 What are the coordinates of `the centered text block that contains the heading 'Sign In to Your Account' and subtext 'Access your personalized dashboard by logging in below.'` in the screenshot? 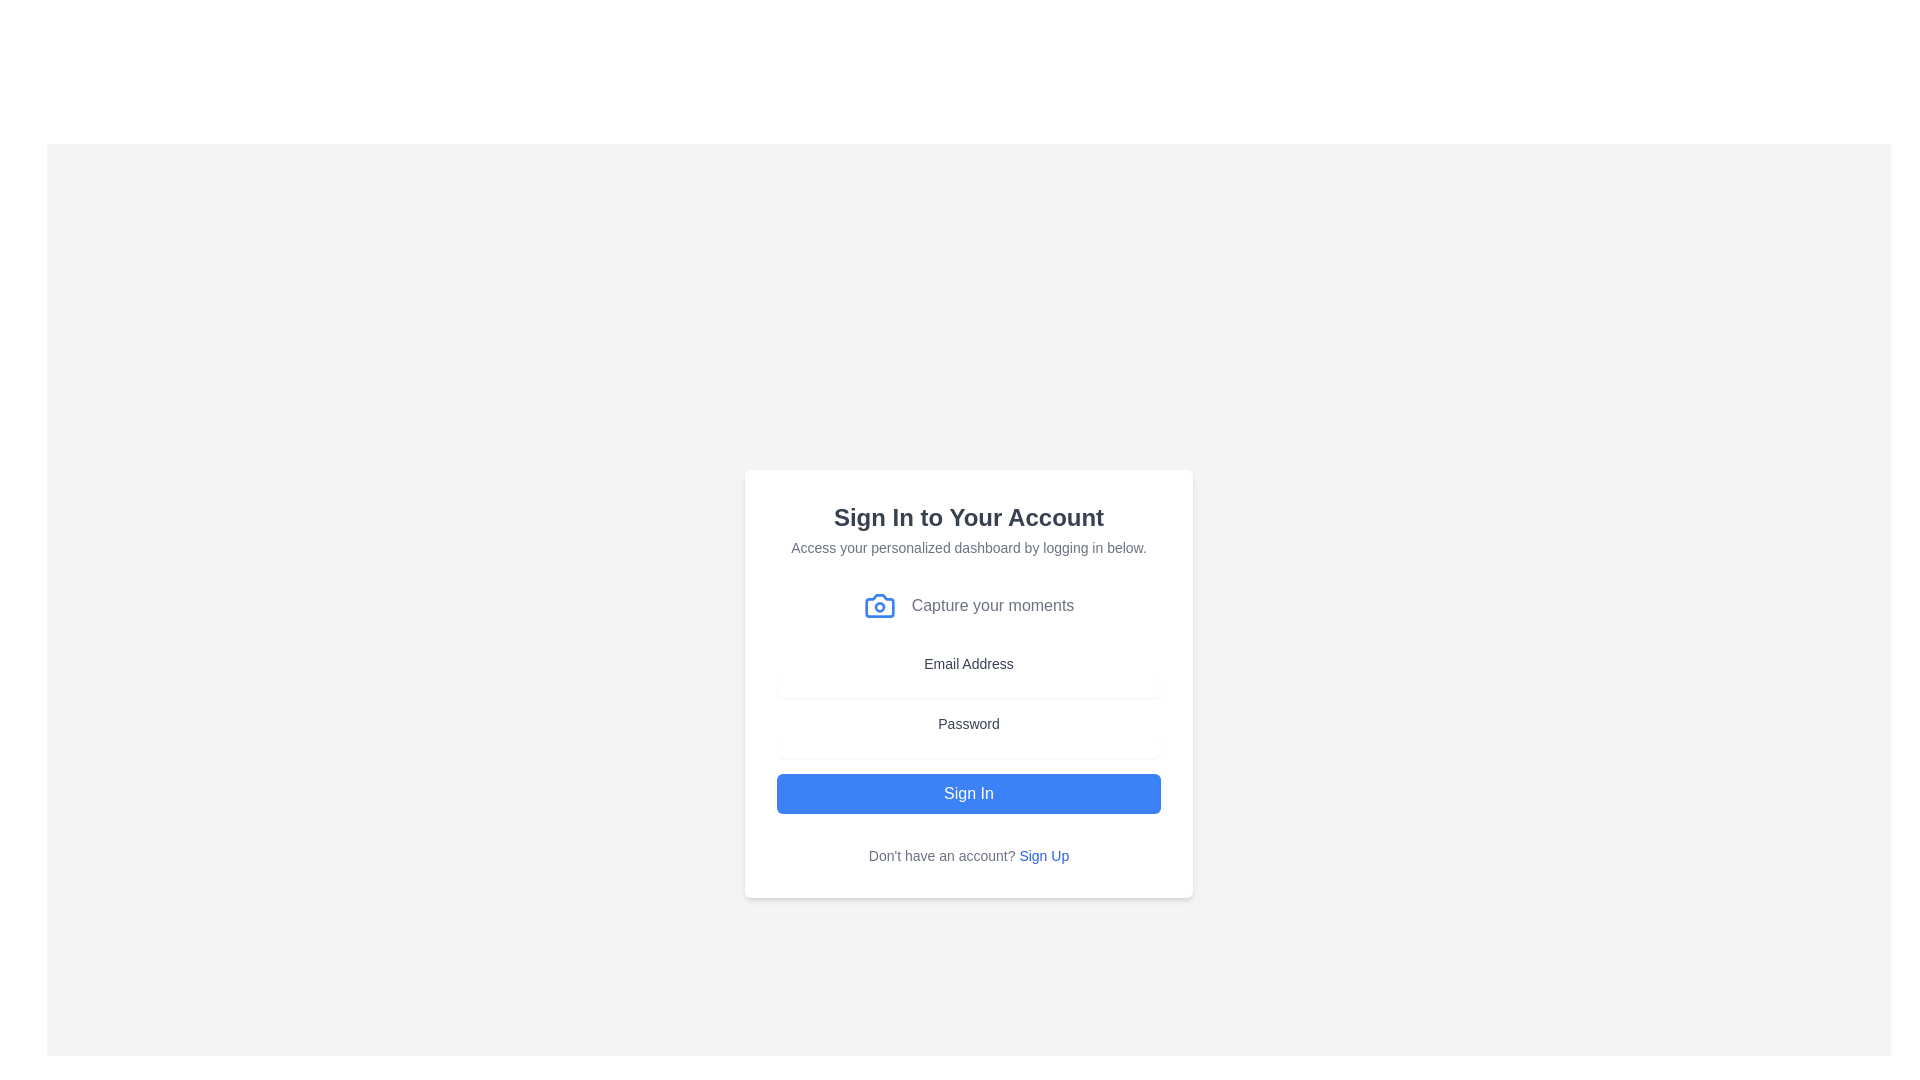 It's located at (969, 528).